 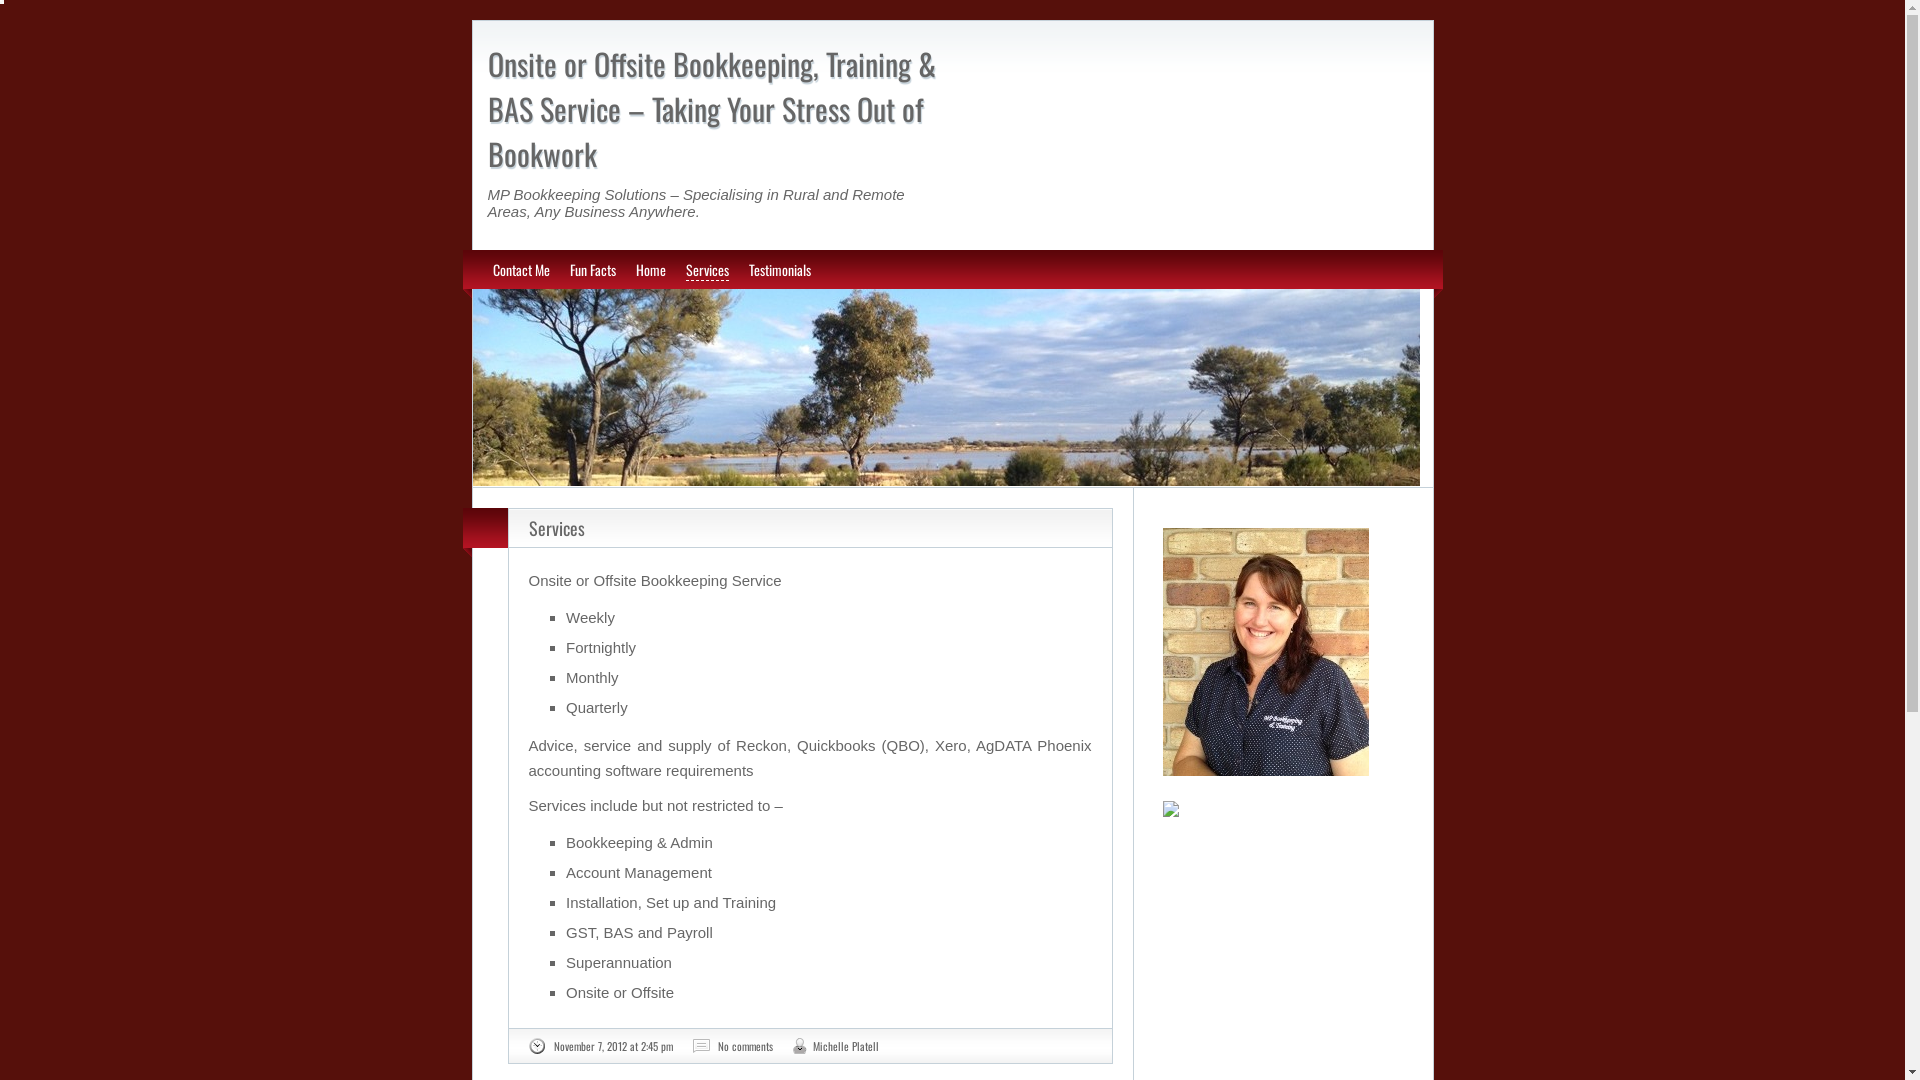 What do you see at coordinates (707, 270) in the screenshot?
I see `'Services'` at bounding box center [707, 270].